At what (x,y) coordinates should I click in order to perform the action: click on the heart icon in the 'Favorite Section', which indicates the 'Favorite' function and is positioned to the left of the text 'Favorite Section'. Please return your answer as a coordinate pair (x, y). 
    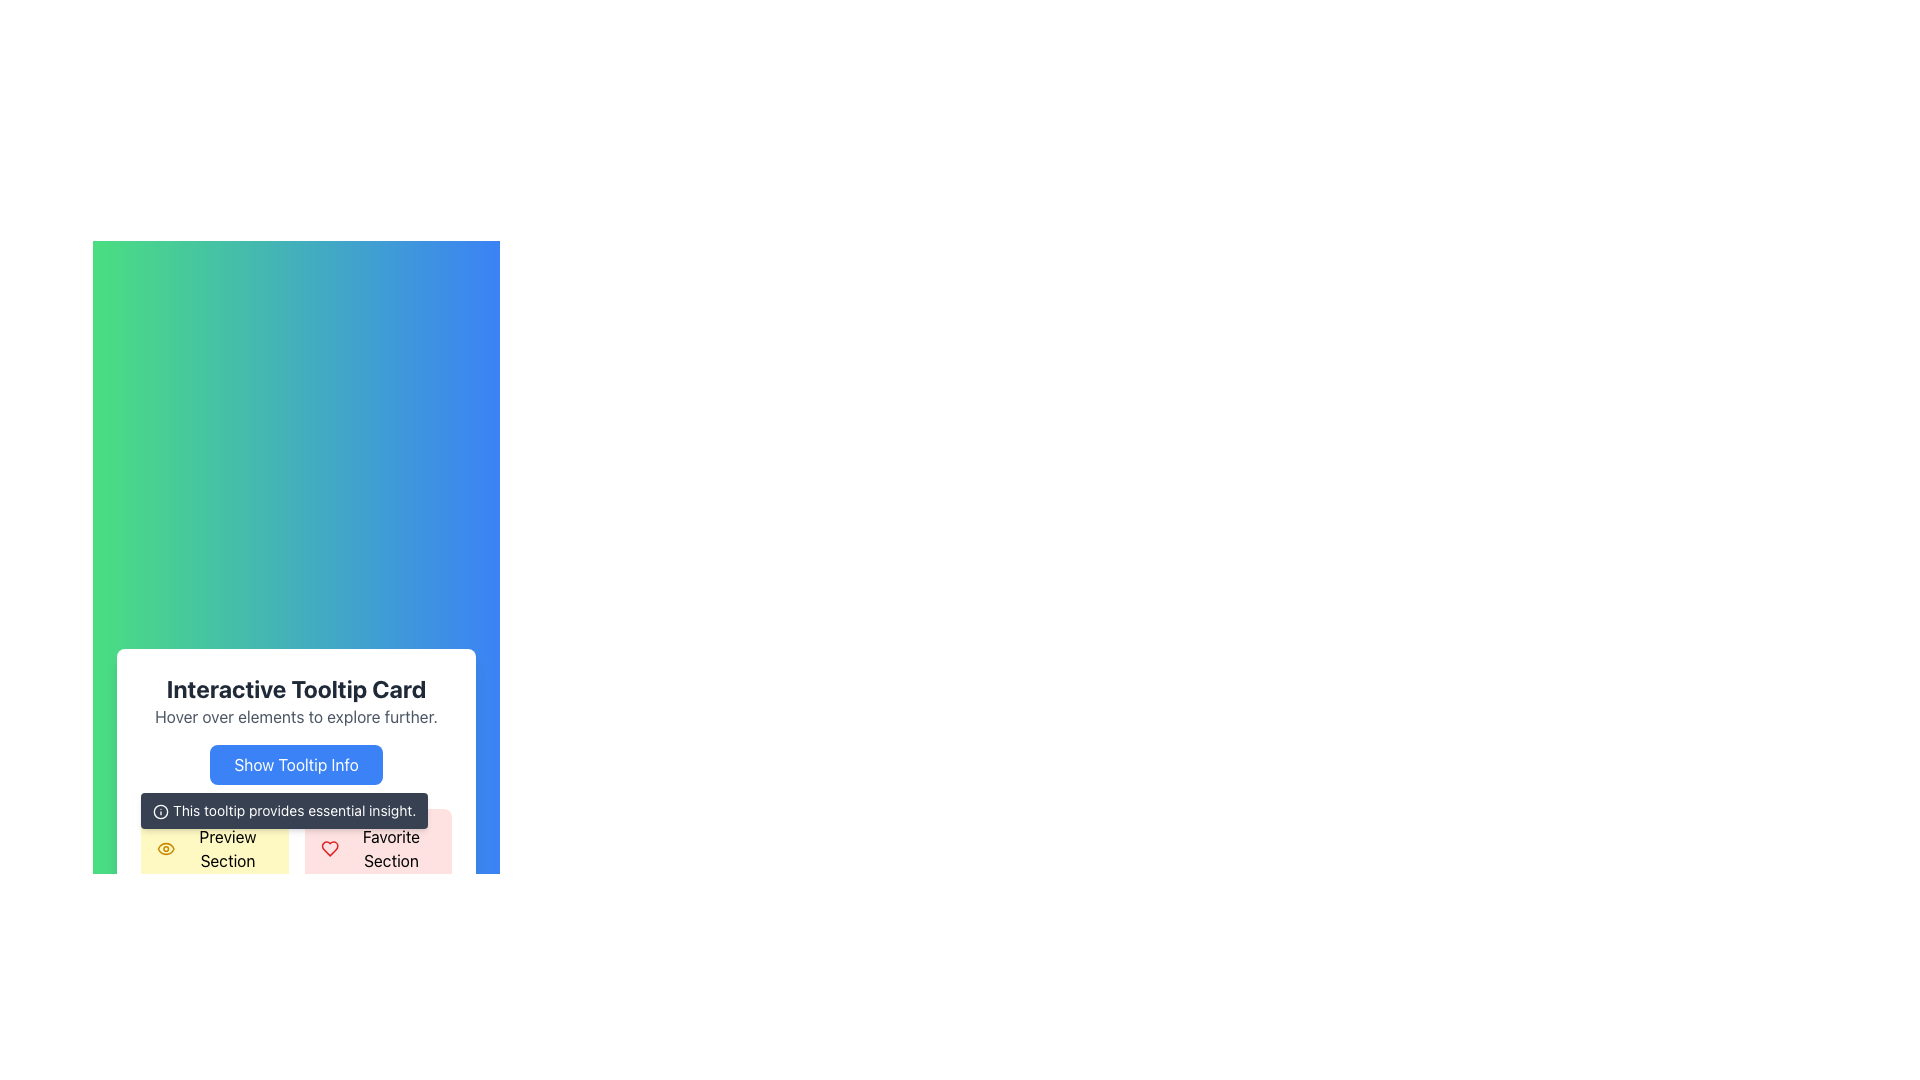
    Looking at the image, I should click on (329, 848).